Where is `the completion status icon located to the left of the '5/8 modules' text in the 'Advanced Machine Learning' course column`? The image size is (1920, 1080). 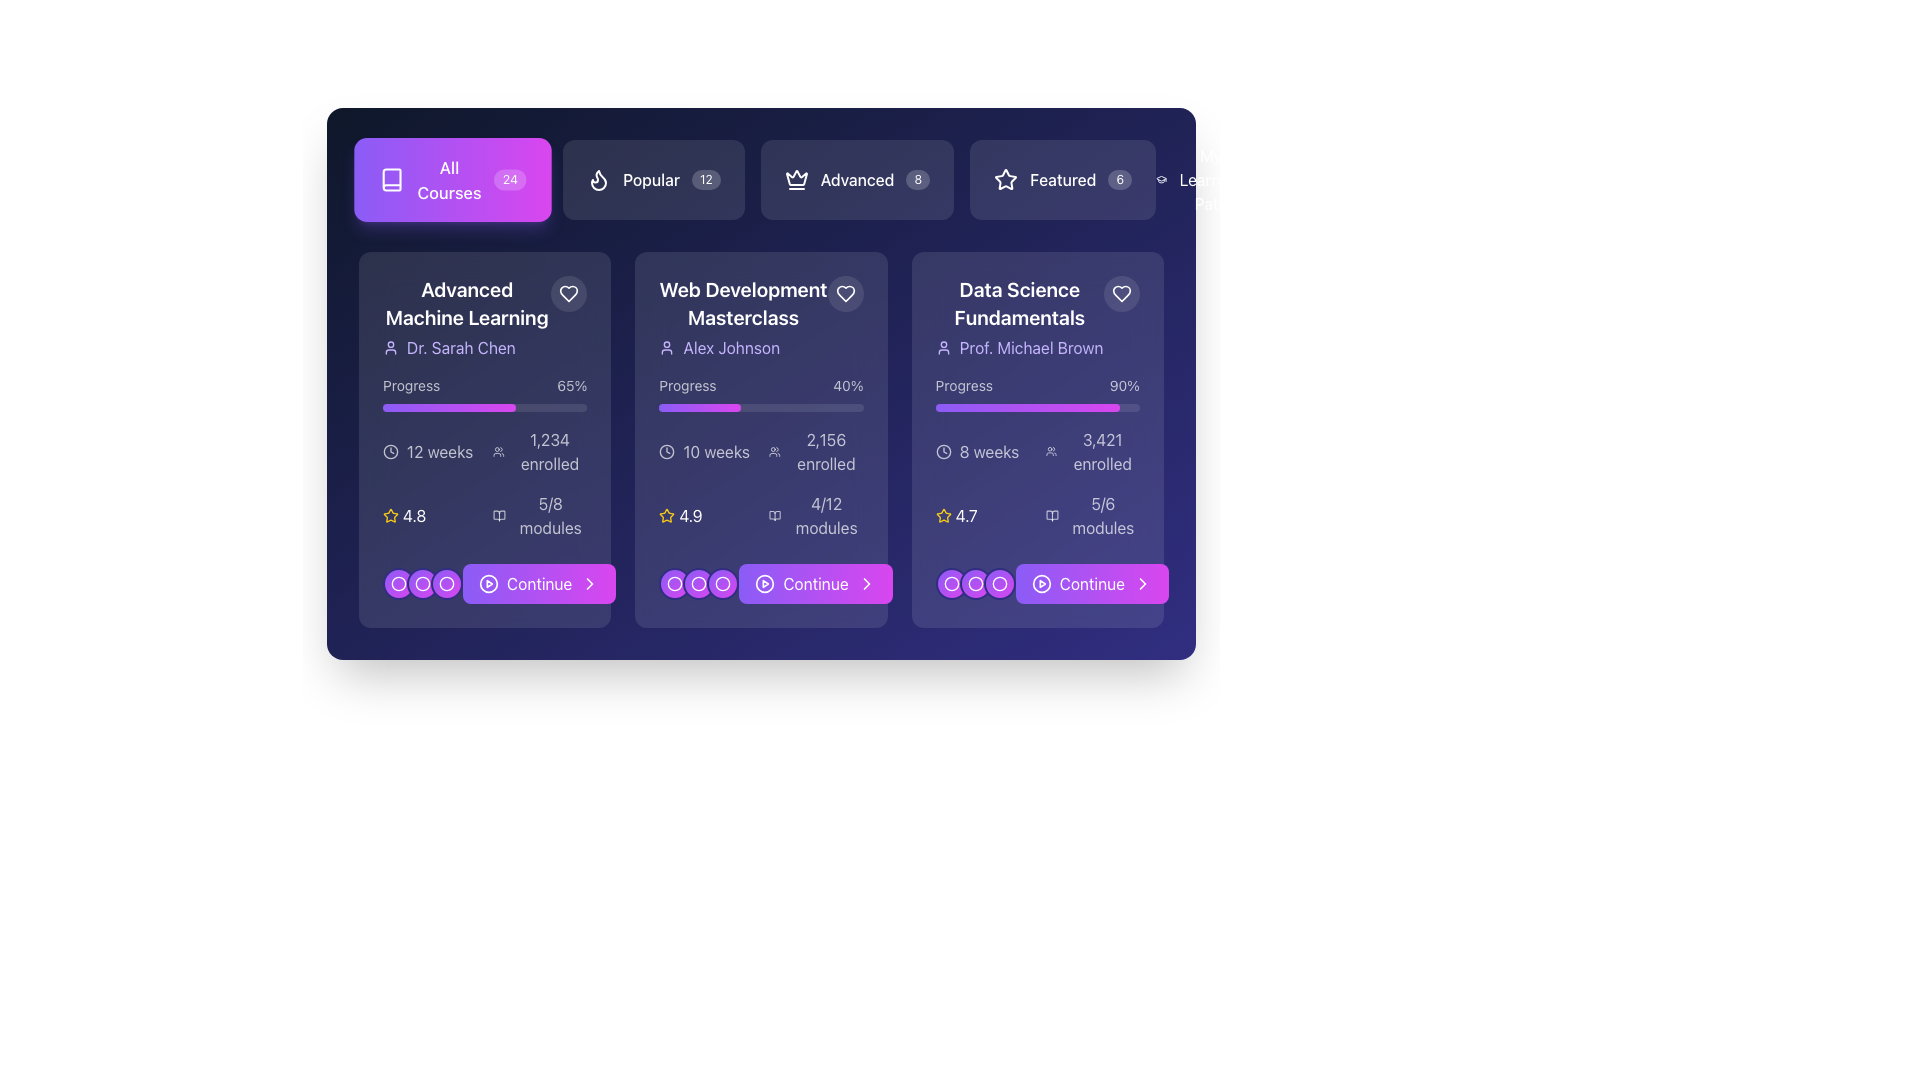 the completion status icon located to the left of the '5/8 modules' text in the 'Advanced Machine Learning' course column is located at coordinates (499, 515).